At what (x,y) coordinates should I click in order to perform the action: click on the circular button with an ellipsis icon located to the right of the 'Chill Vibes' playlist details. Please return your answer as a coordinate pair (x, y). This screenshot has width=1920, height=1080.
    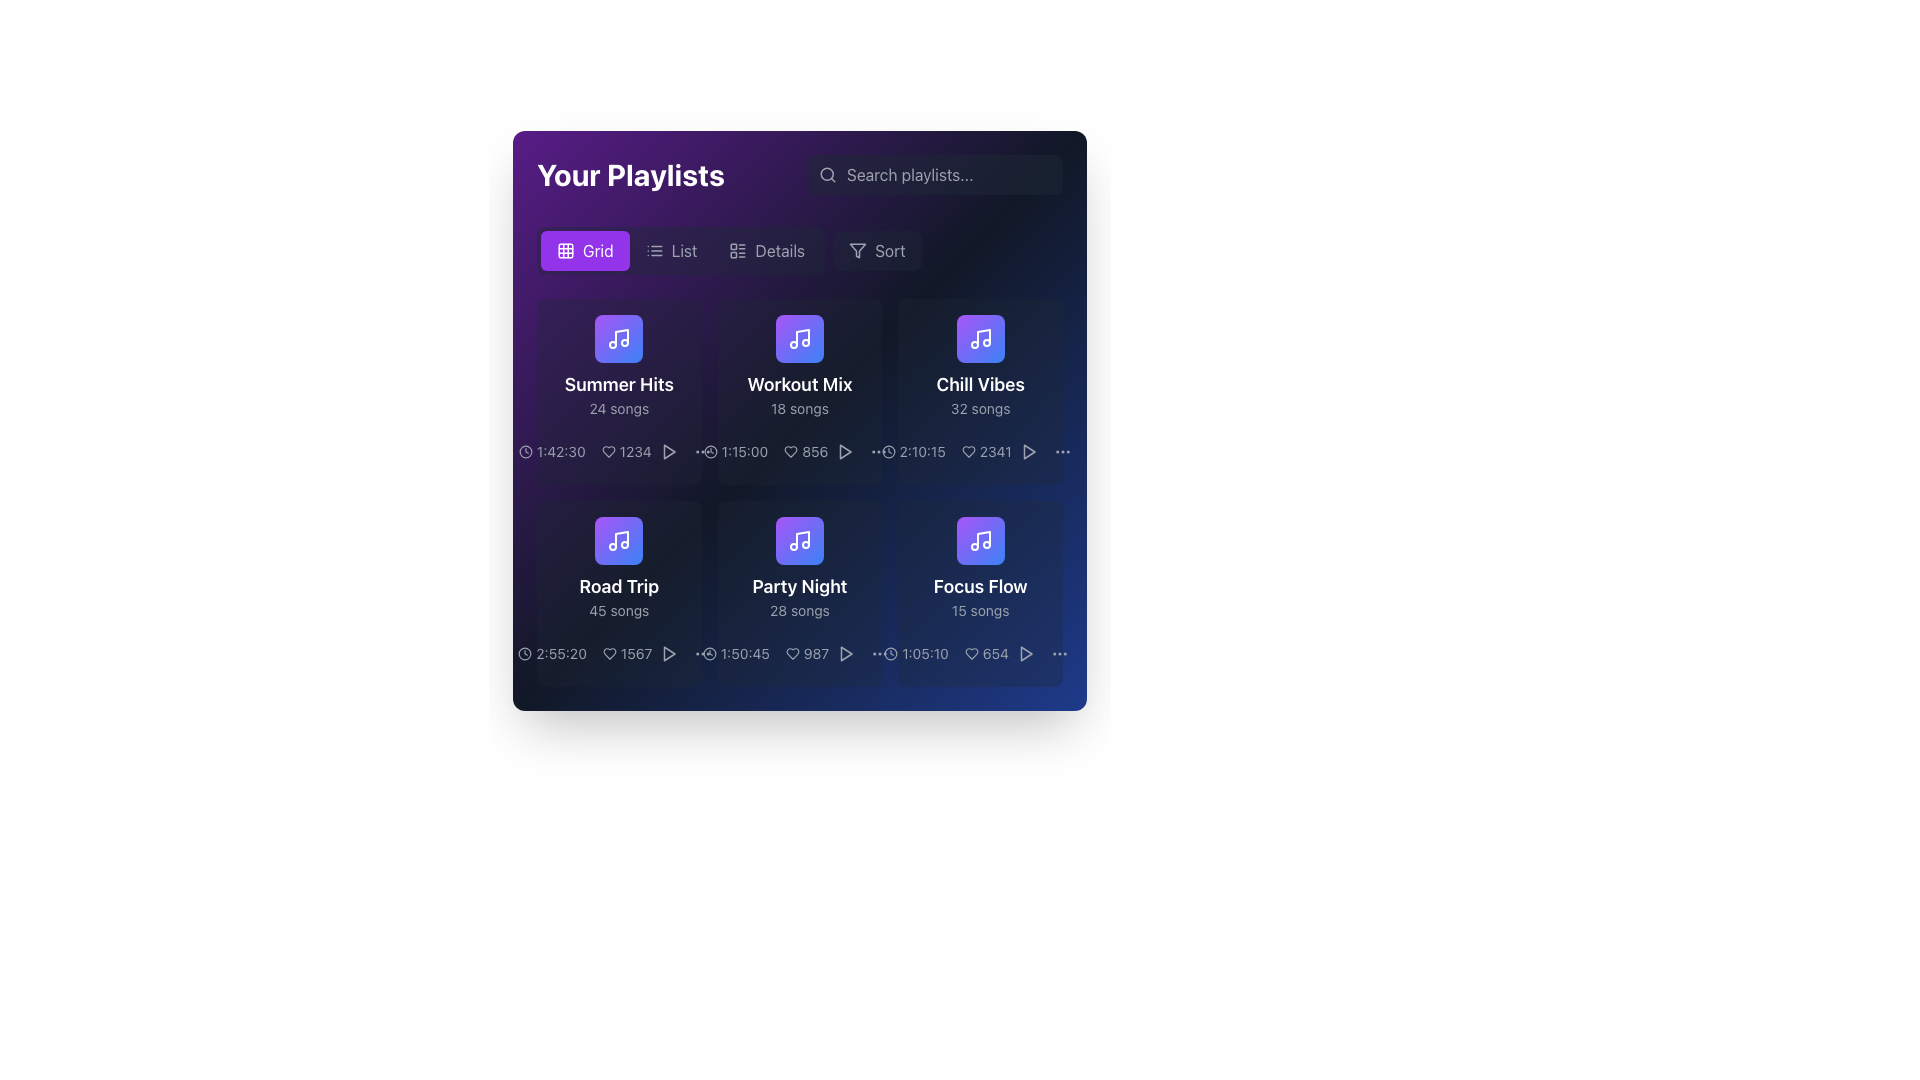
    Looking at the image, I should click on (1061, 451).